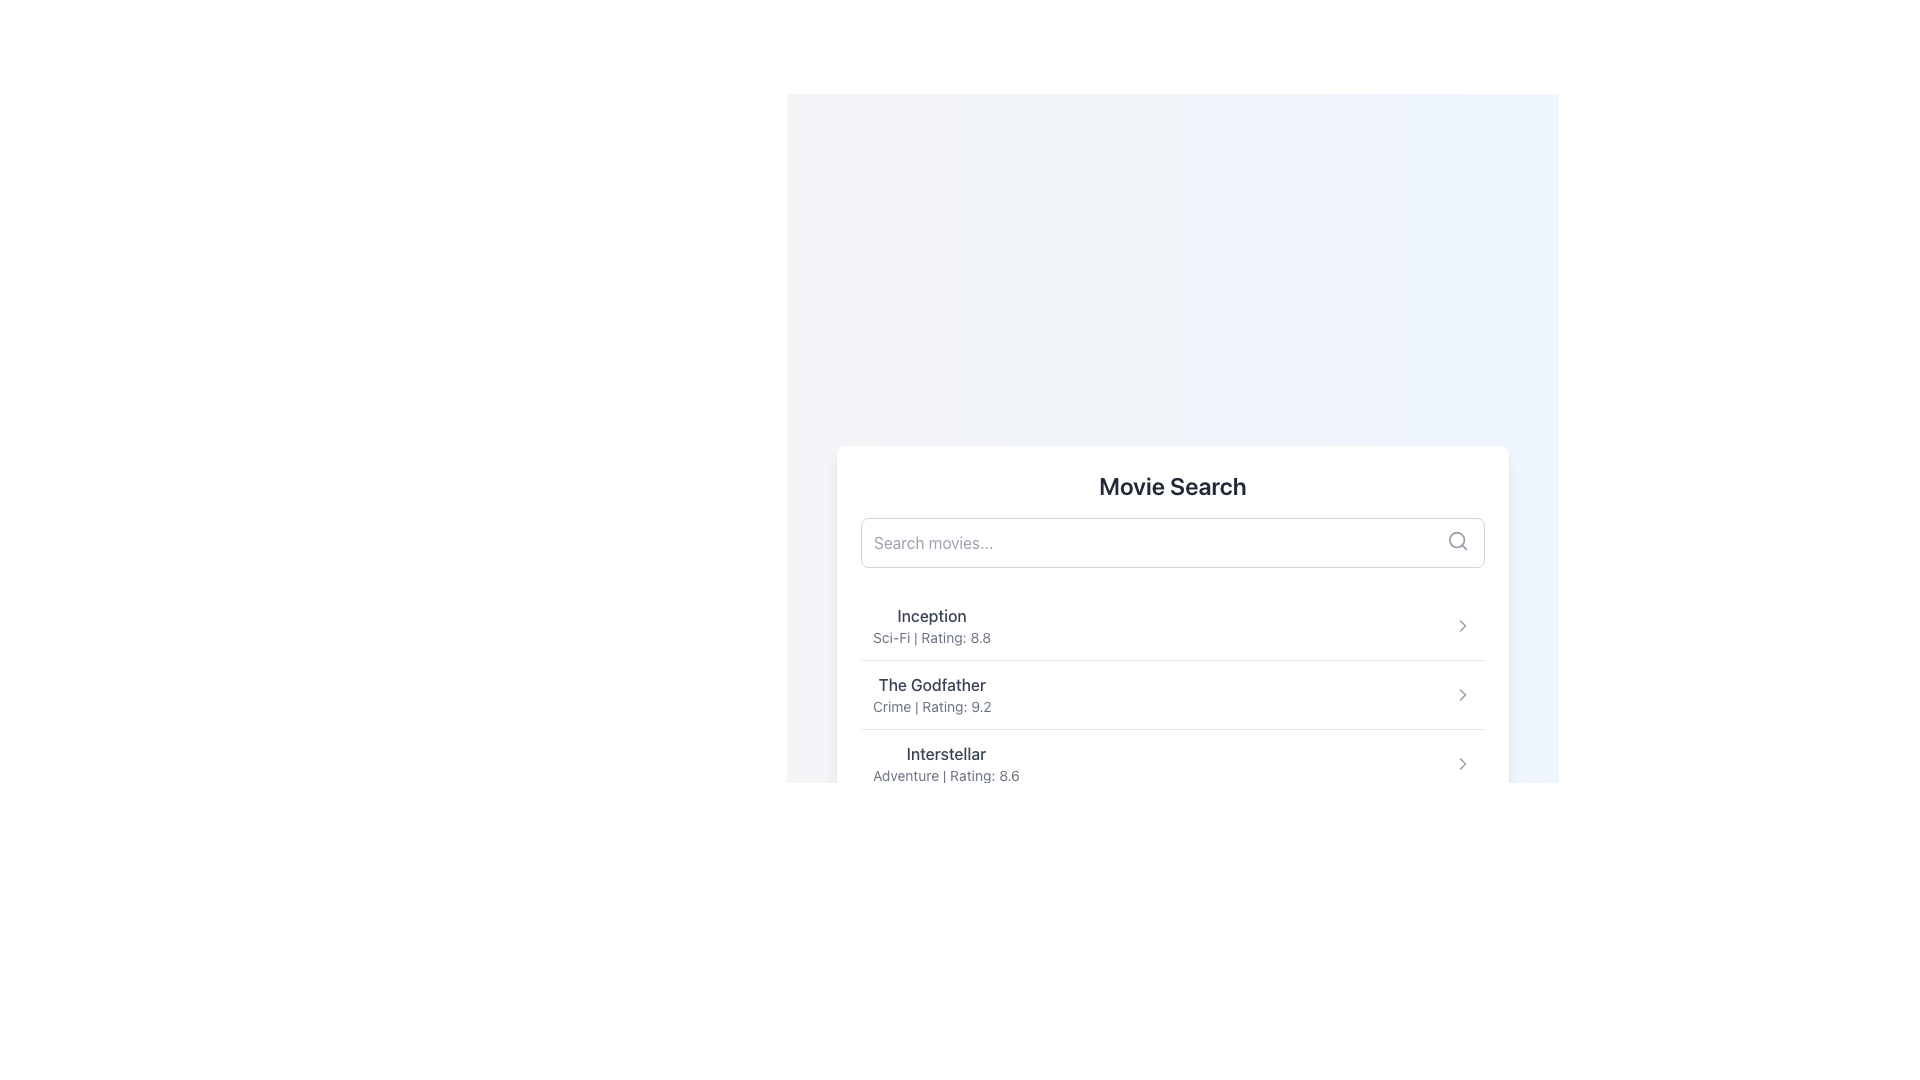 Image resolution: width=1920 pixels, height=1080 pixels. I want to click on the 'Interstellar' text label, which is the third entry in the movie list within the 'Movie Search' component, to infer details about the movie, so click(945, 753).